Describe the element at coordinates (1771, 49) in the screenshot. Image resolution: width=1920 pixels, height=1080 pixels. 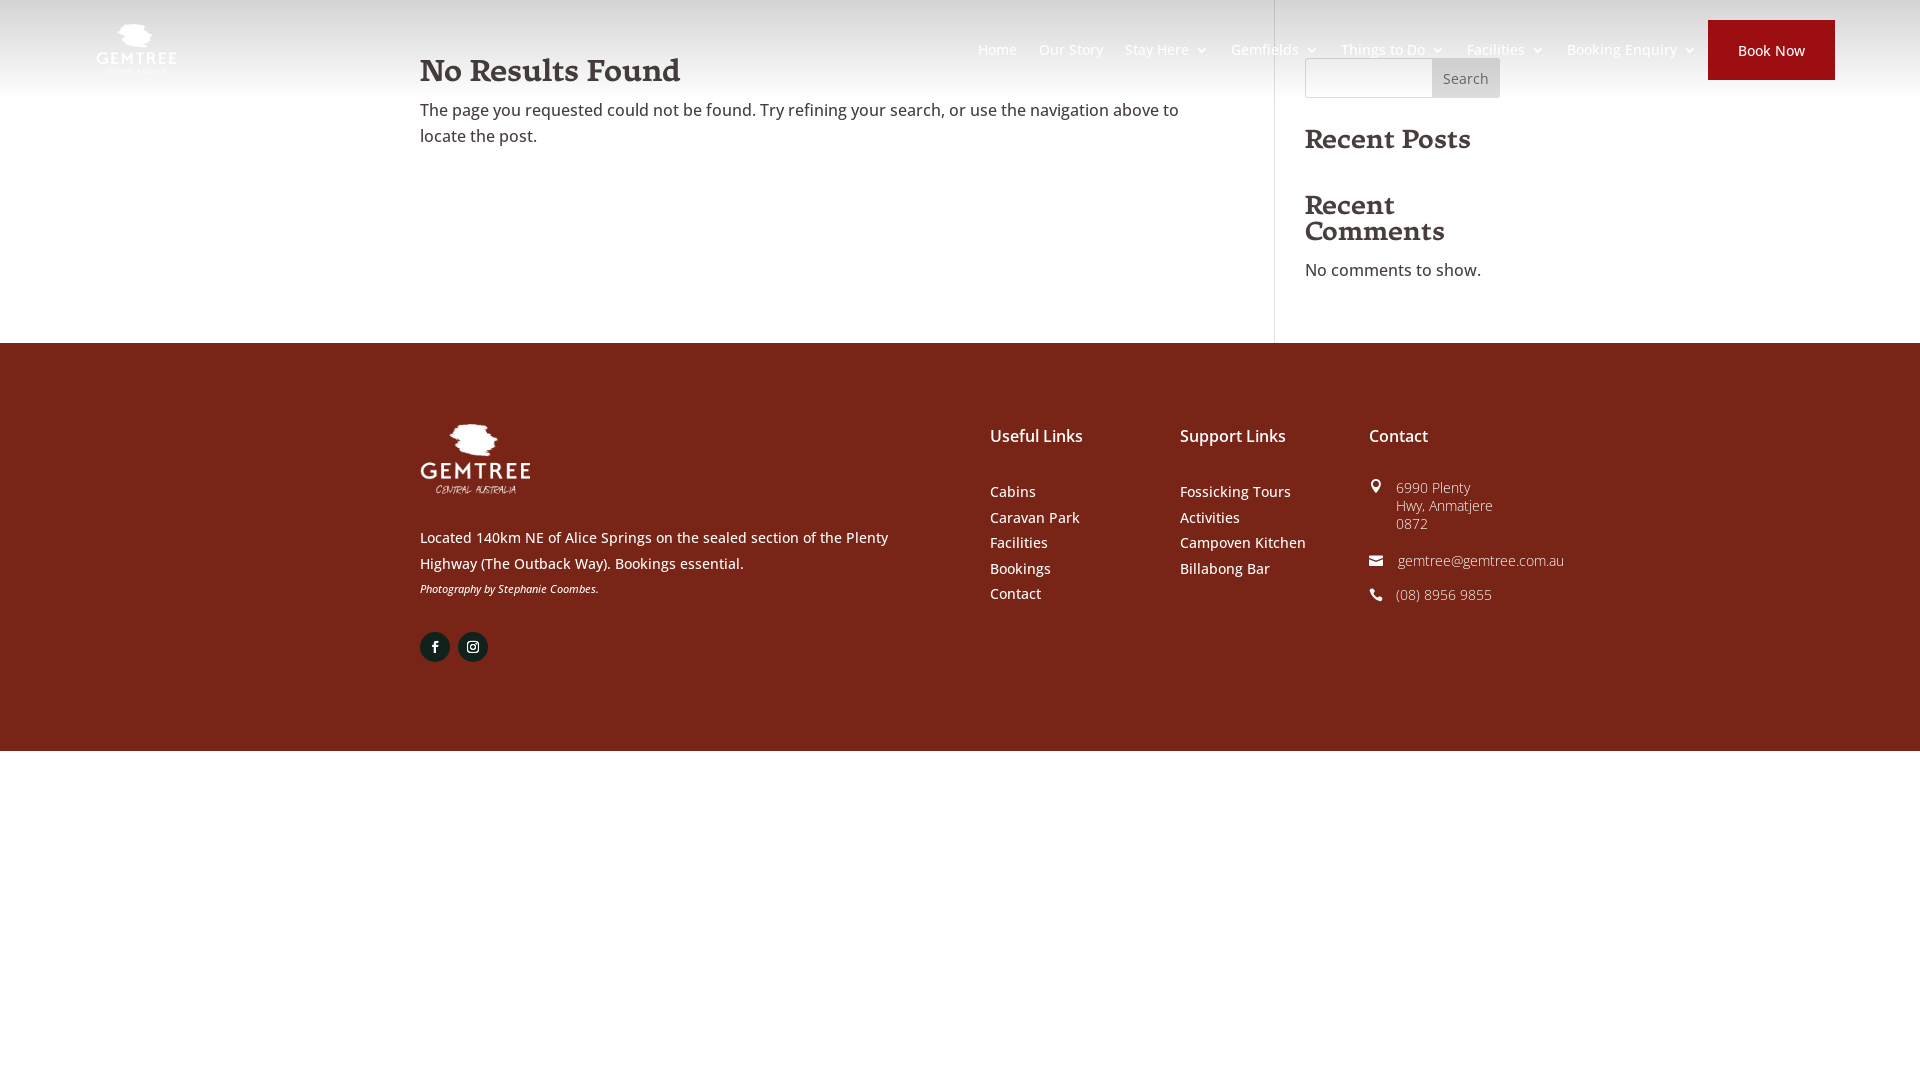
I see `'Book Now'` at that location.